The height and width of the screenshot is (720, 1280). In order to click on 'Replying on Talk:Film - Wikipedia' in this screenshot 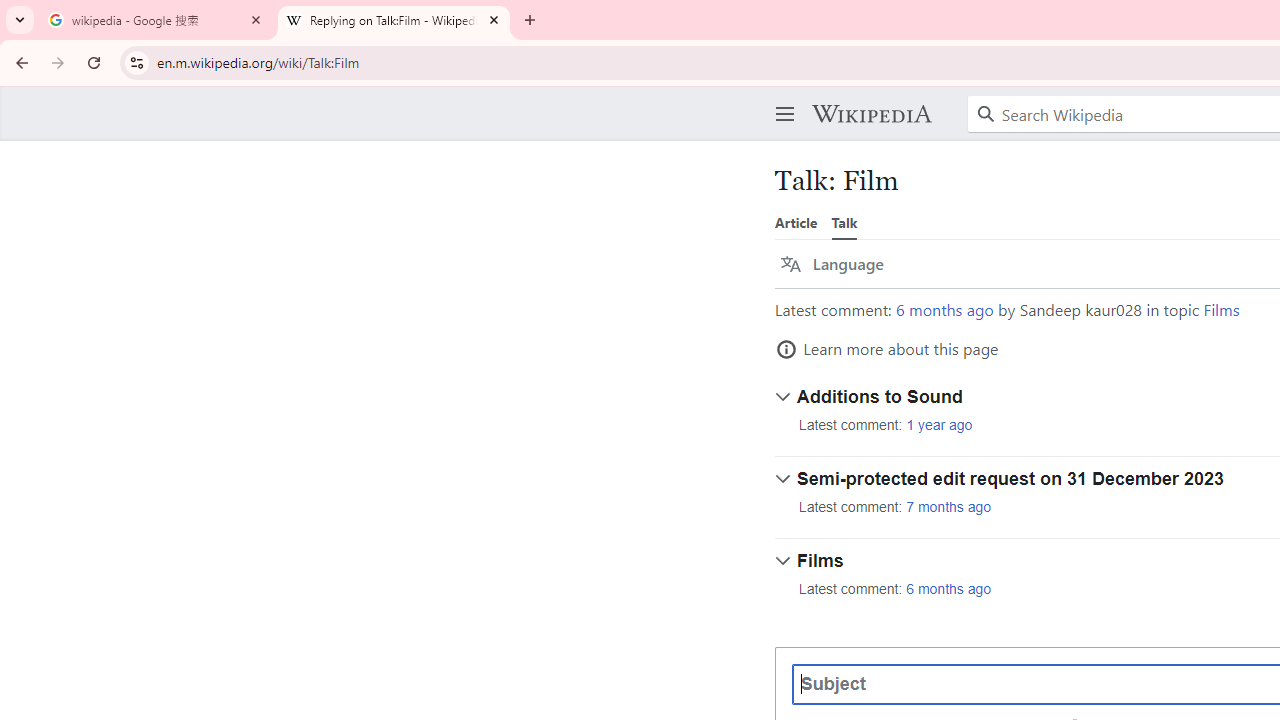, I will do `click(394, 20)`.